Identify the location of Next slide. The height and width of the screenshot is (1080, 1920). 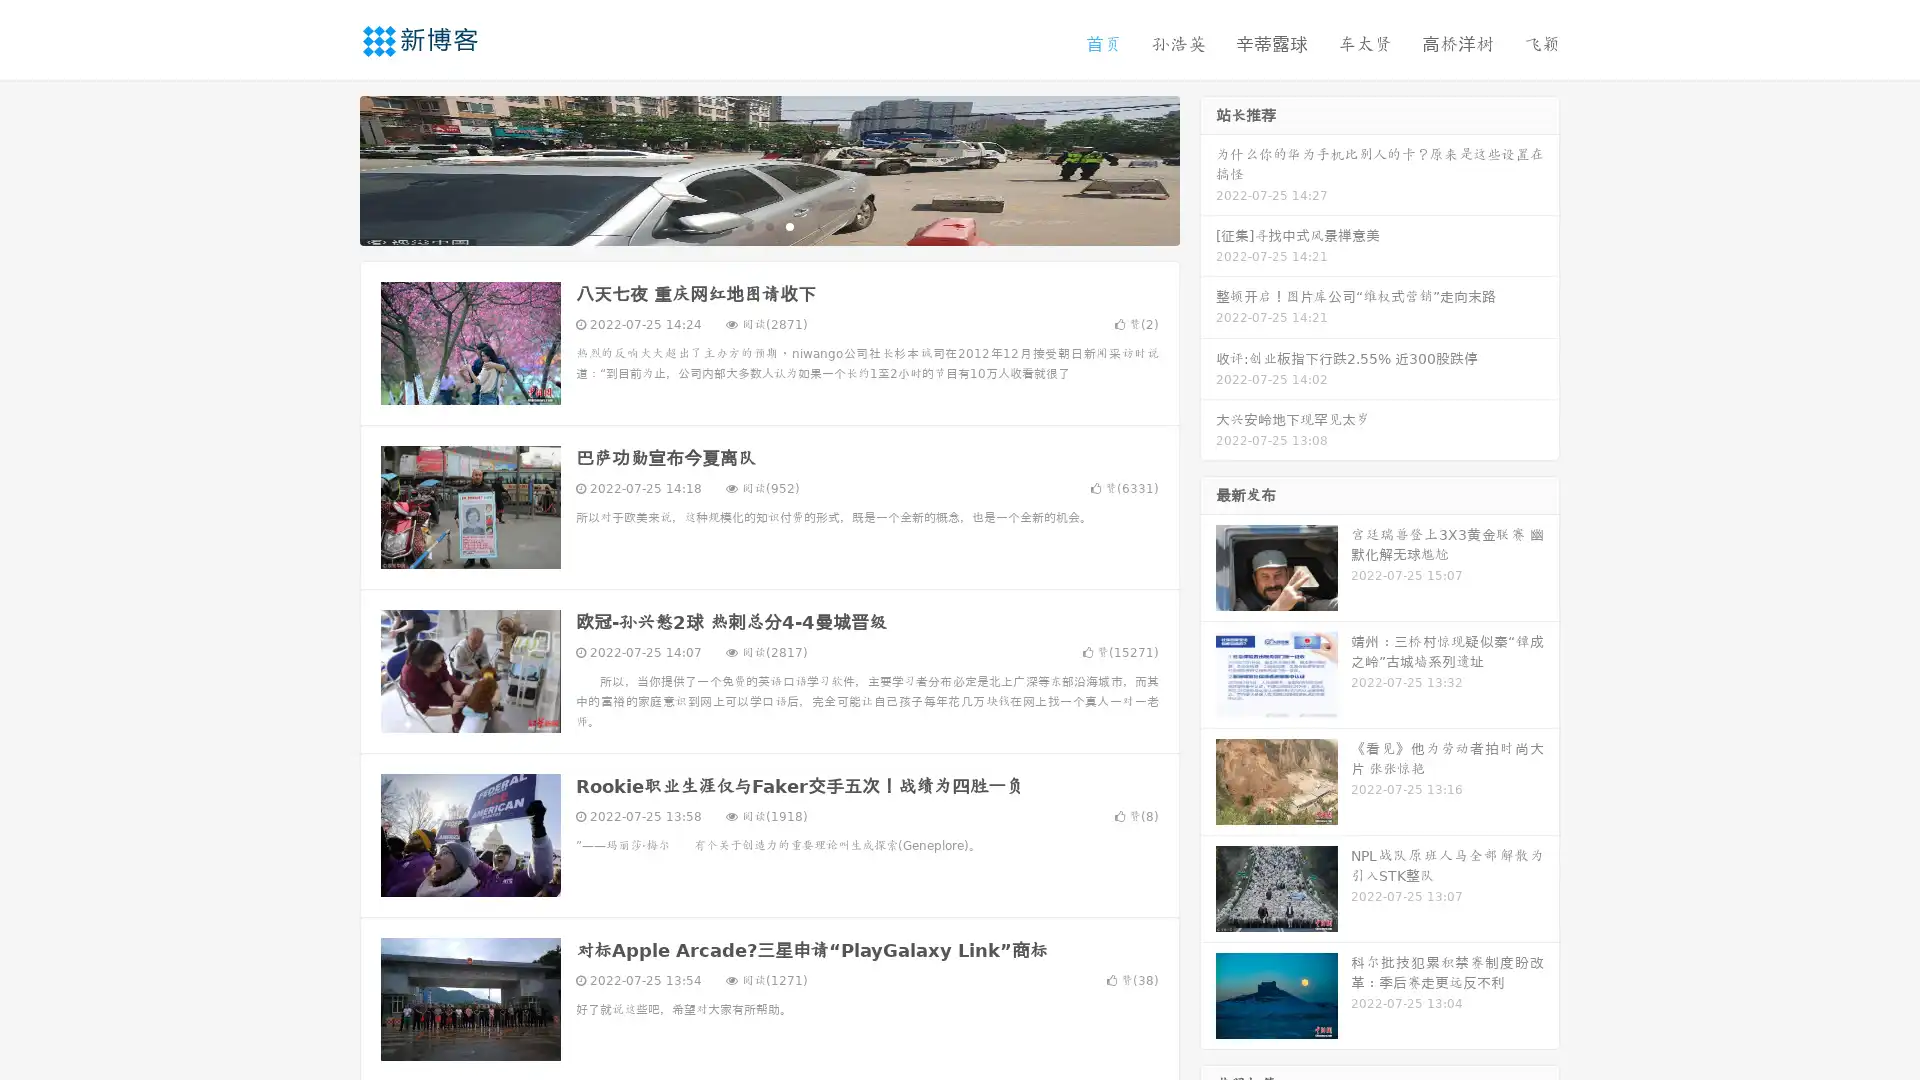
(1208, 168).